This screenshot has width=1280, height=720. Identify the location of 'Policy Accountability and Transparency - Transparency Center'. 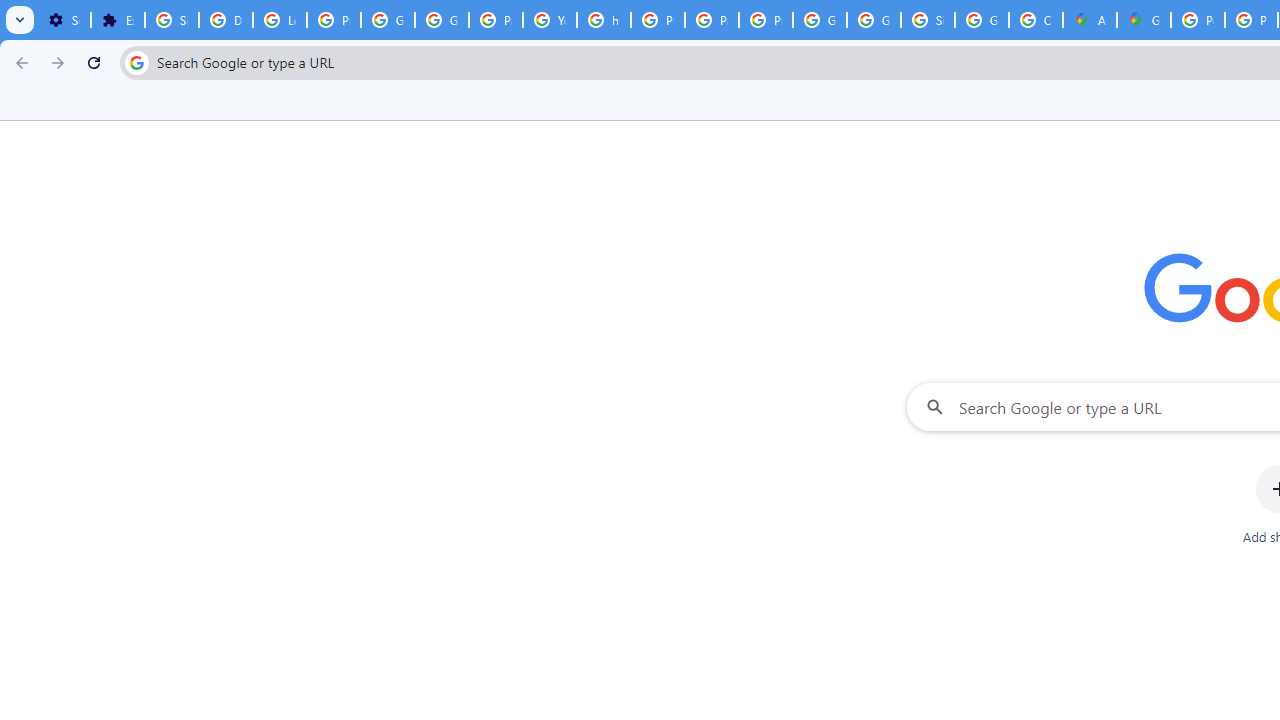
(1198, 20).